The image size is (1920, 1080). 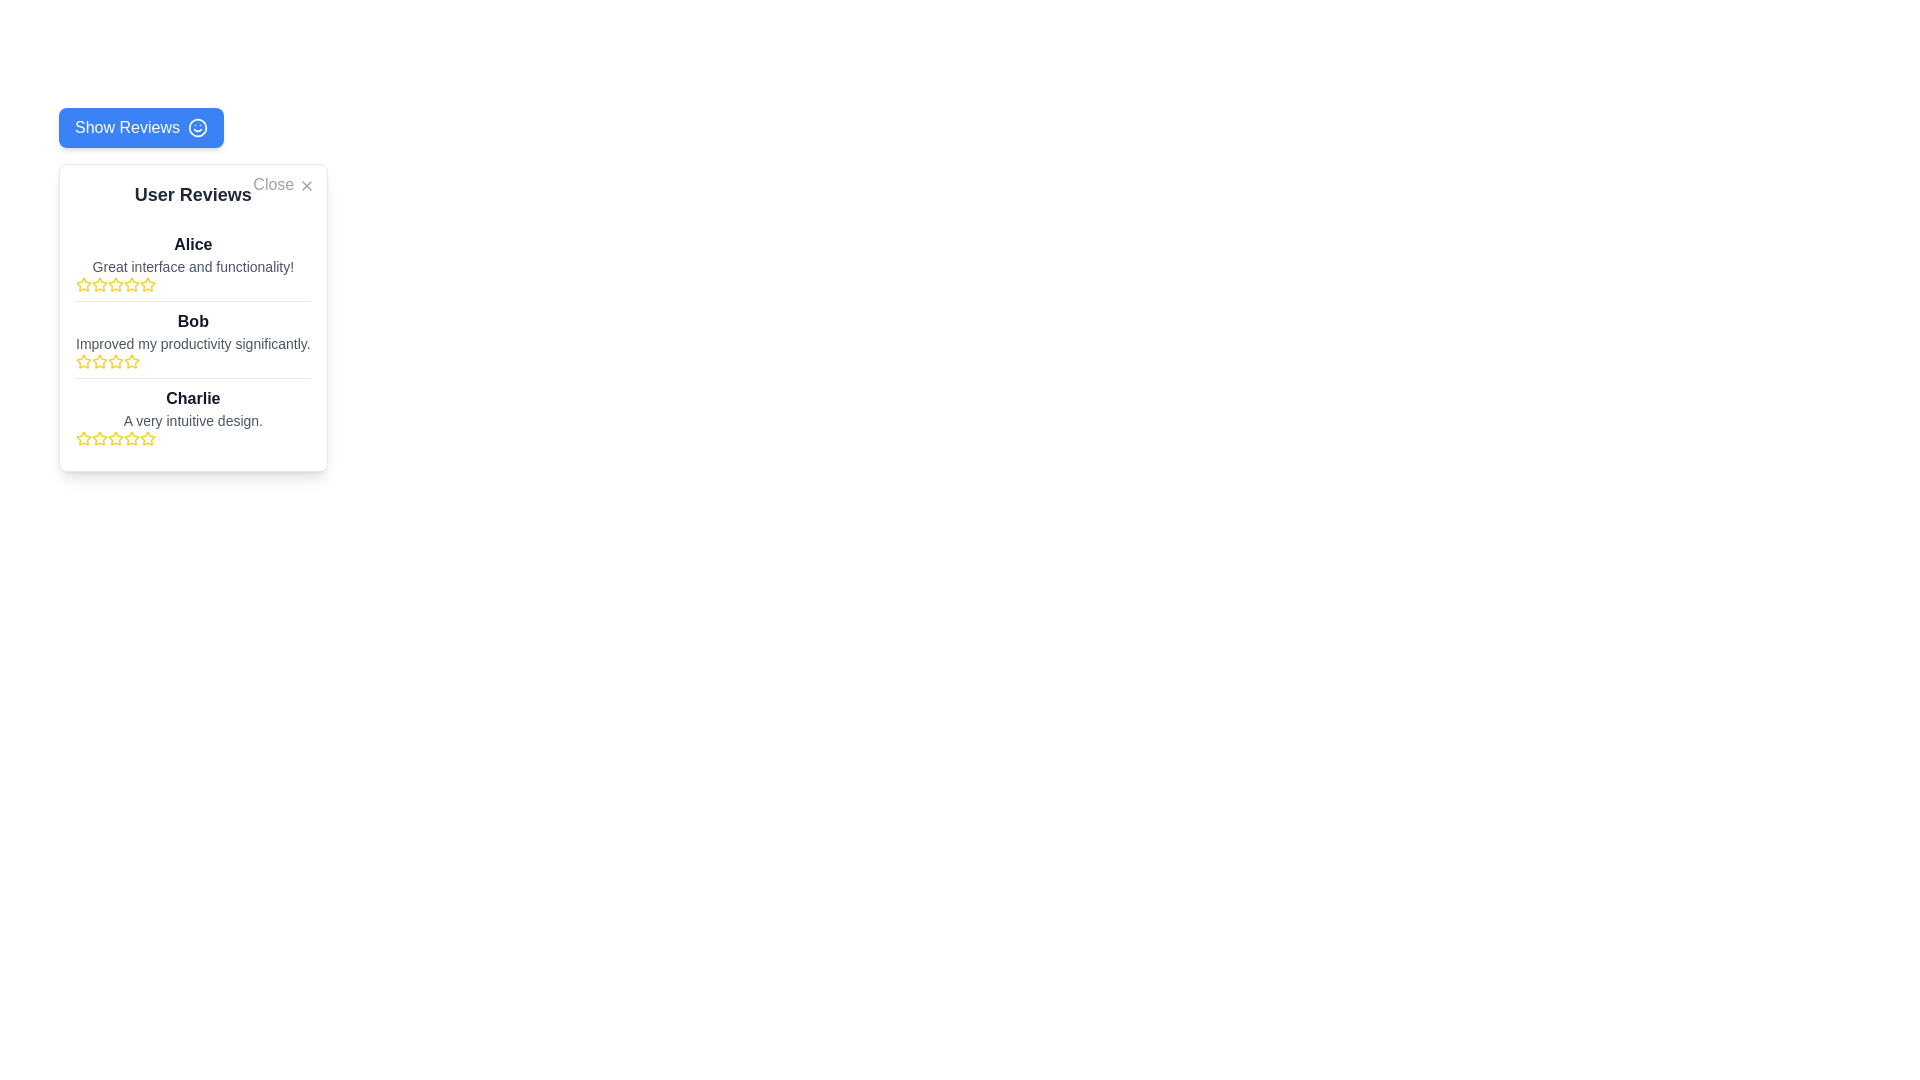 What do you see at coordinates (82, 285) in the screenshot?
I see `the first yellow star icon in Alice's review within the User Reviews panel` at bounding box center [82, 285].